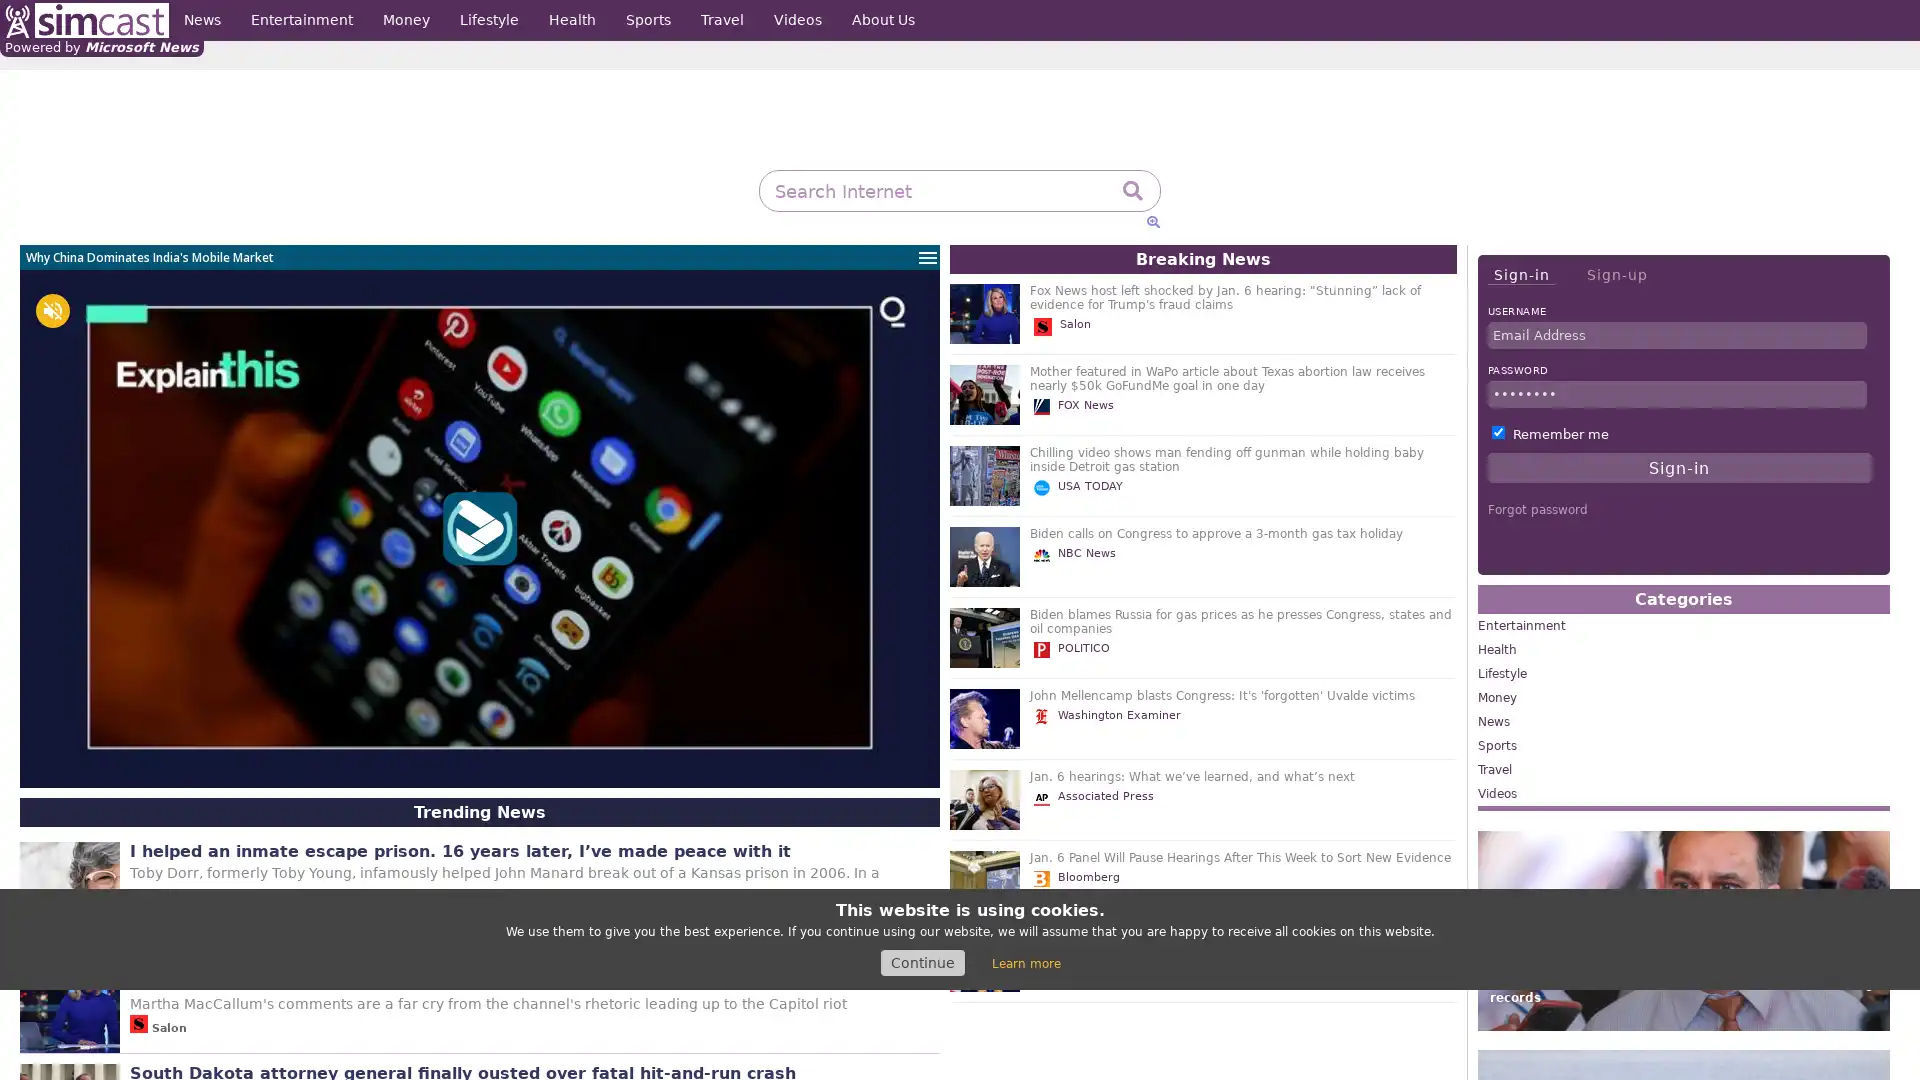  Describe the element at coordinates (1679, 467) in the screenshot. I see `Sign-in` at that location.